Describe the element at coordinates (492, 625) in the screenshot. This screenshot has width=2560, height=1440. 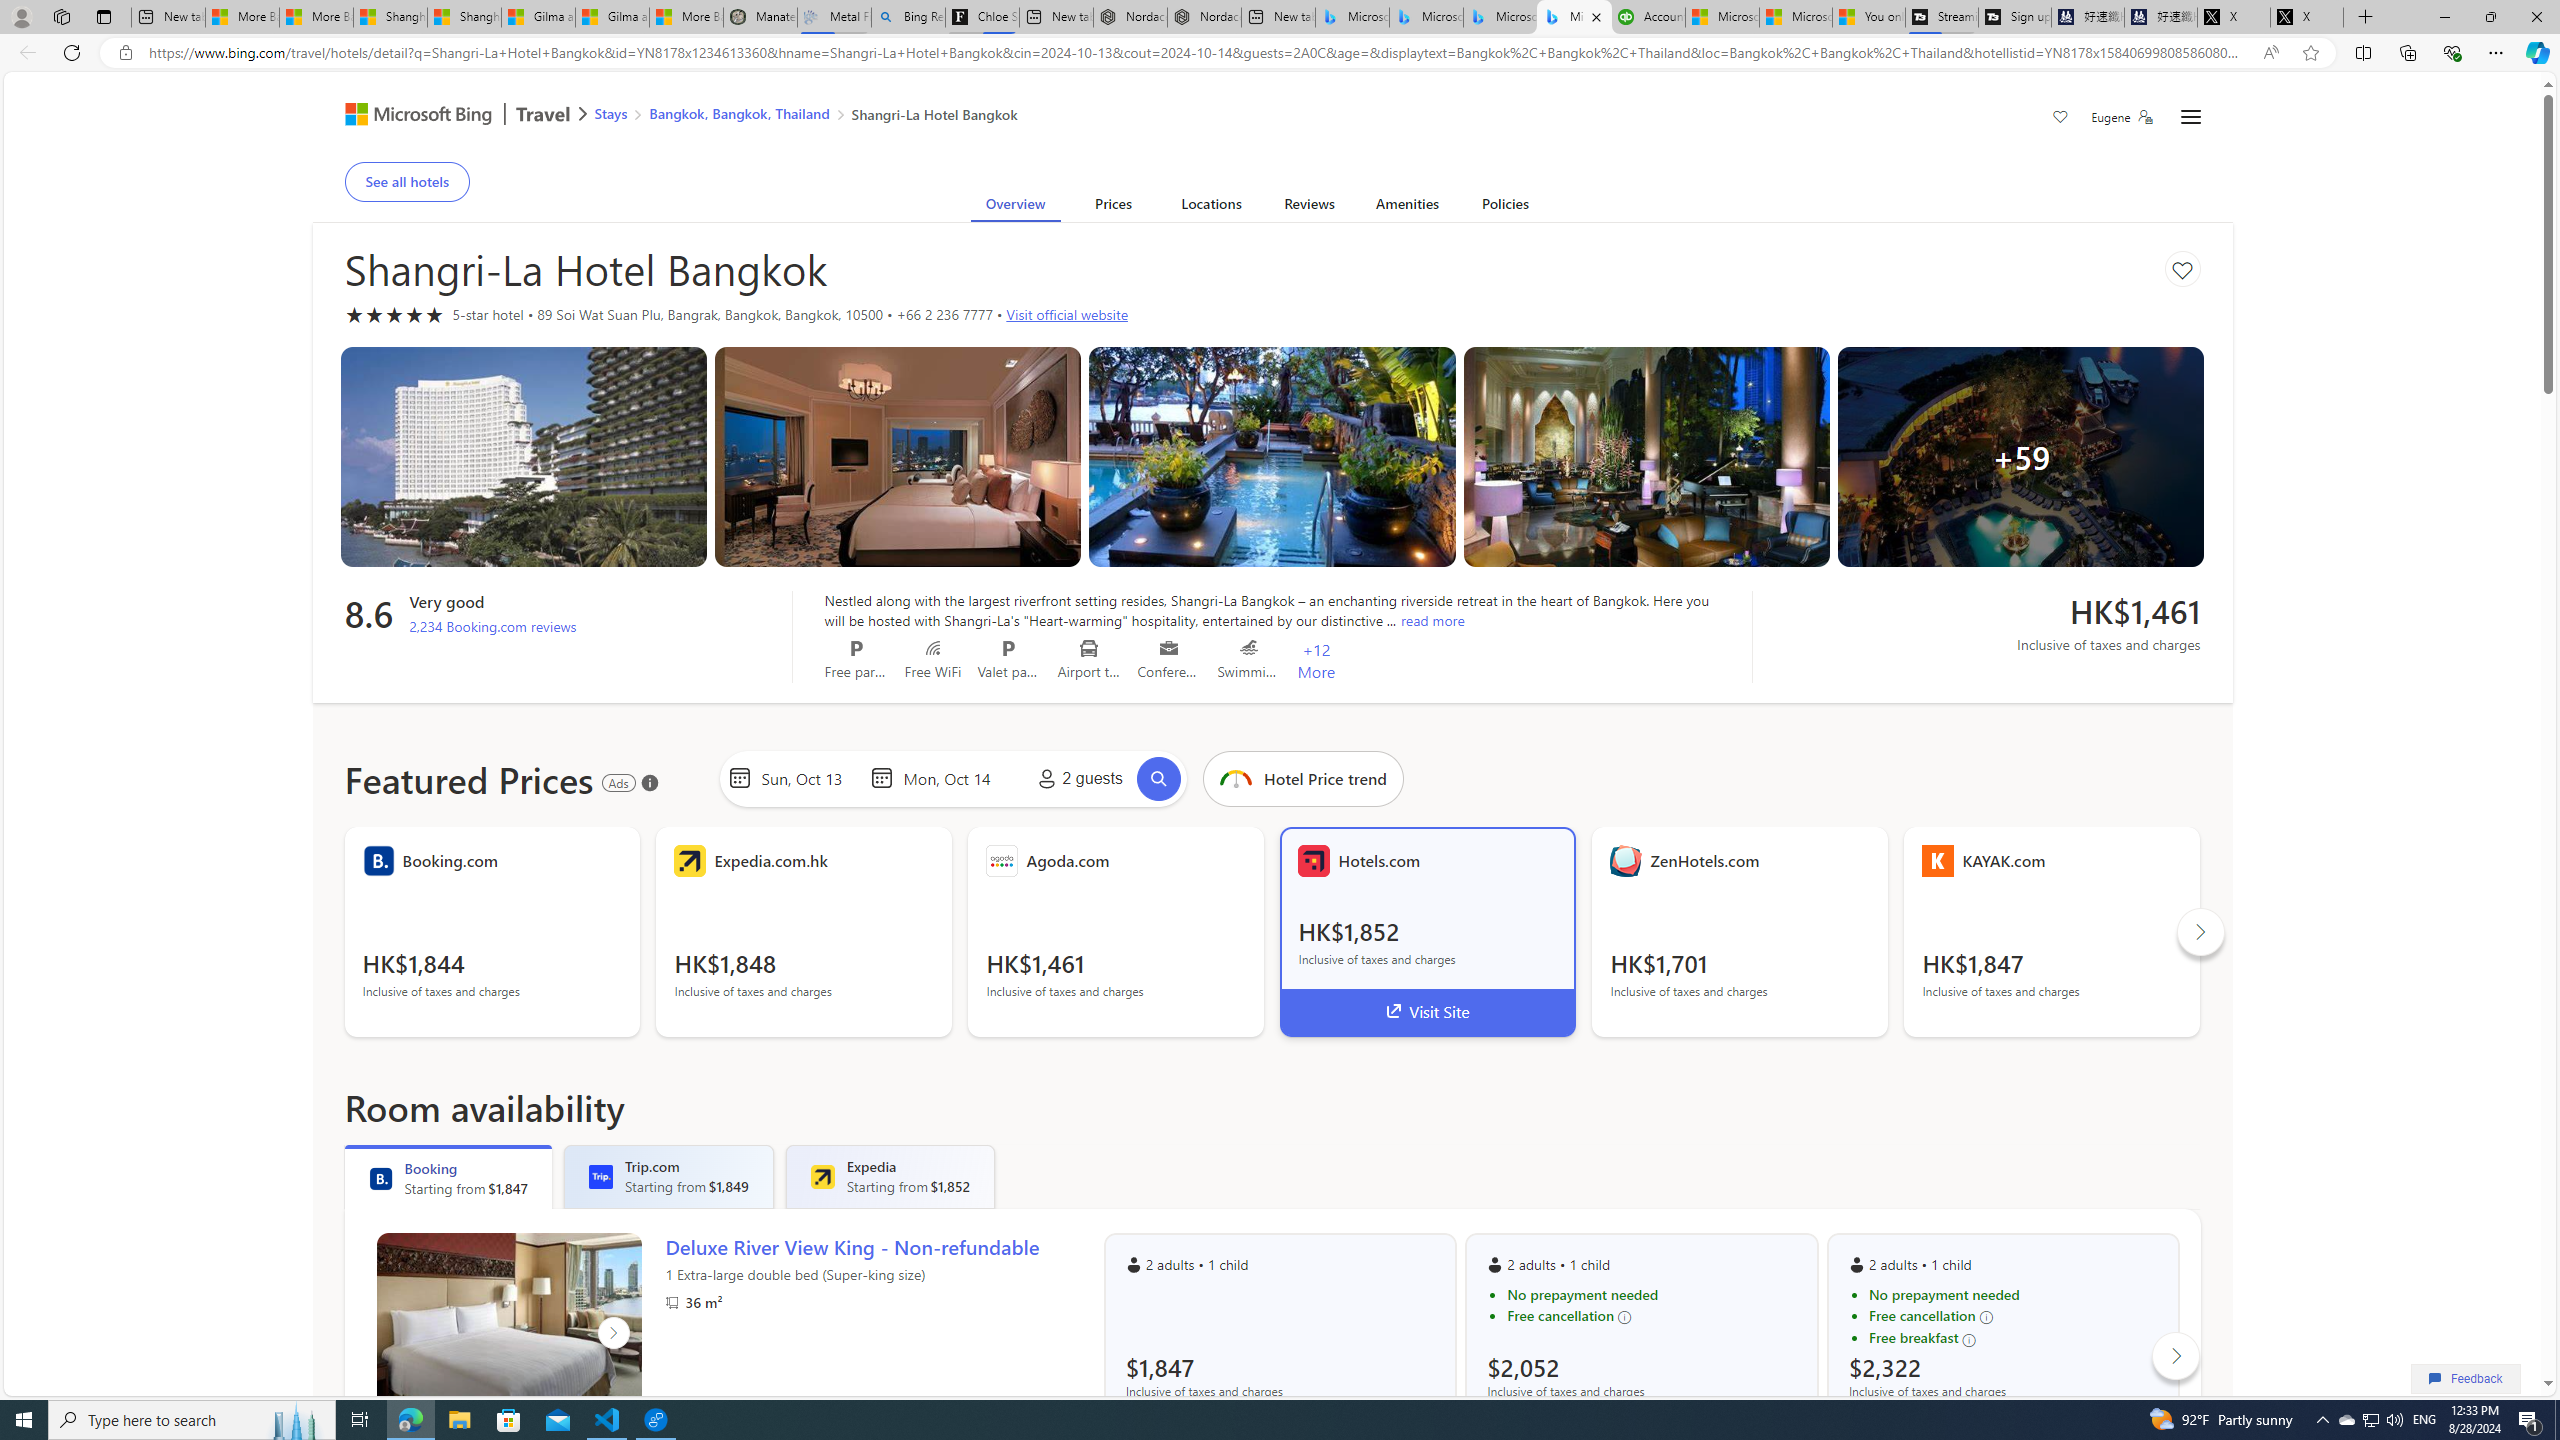
I see `'2,234 Booking.com reviews'` at that location.